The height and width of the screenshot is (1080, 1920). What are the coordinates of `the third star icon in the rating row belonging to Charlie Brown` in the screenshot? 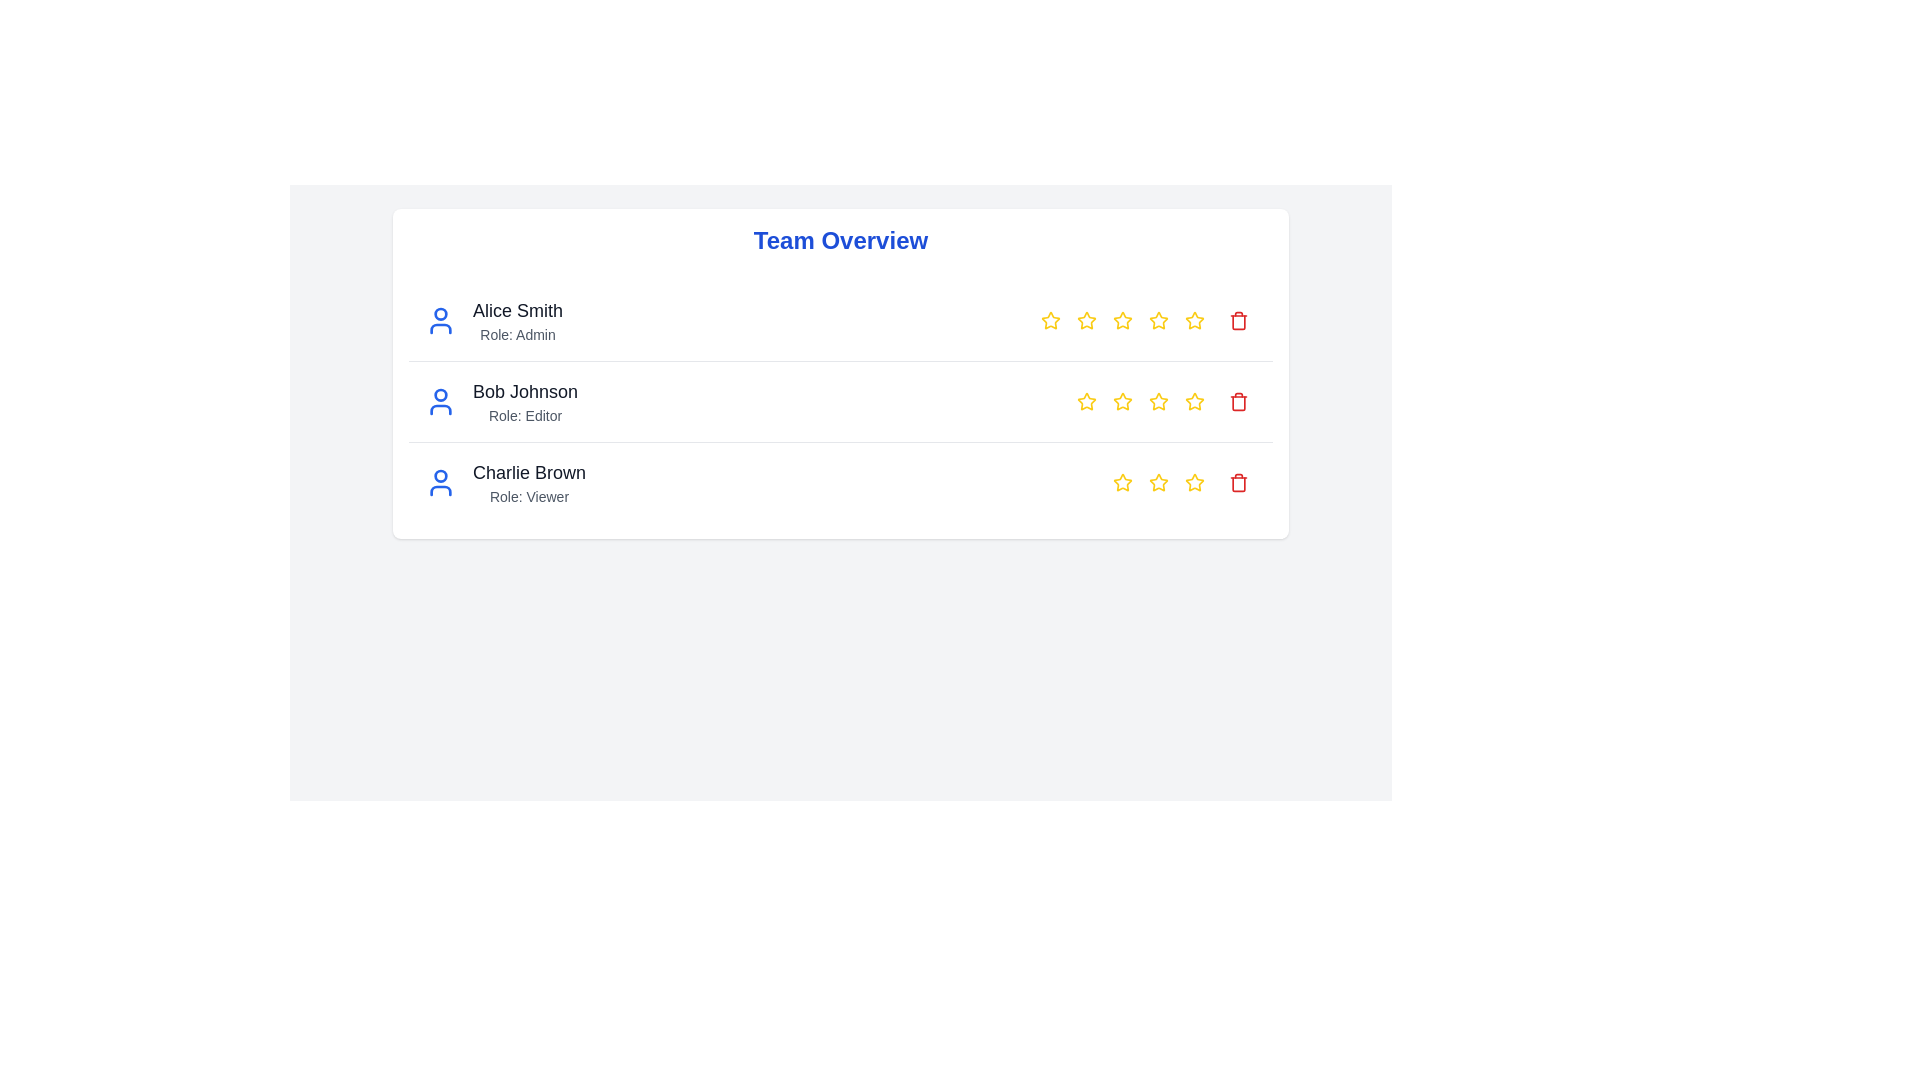 It's located at (1158, 482).